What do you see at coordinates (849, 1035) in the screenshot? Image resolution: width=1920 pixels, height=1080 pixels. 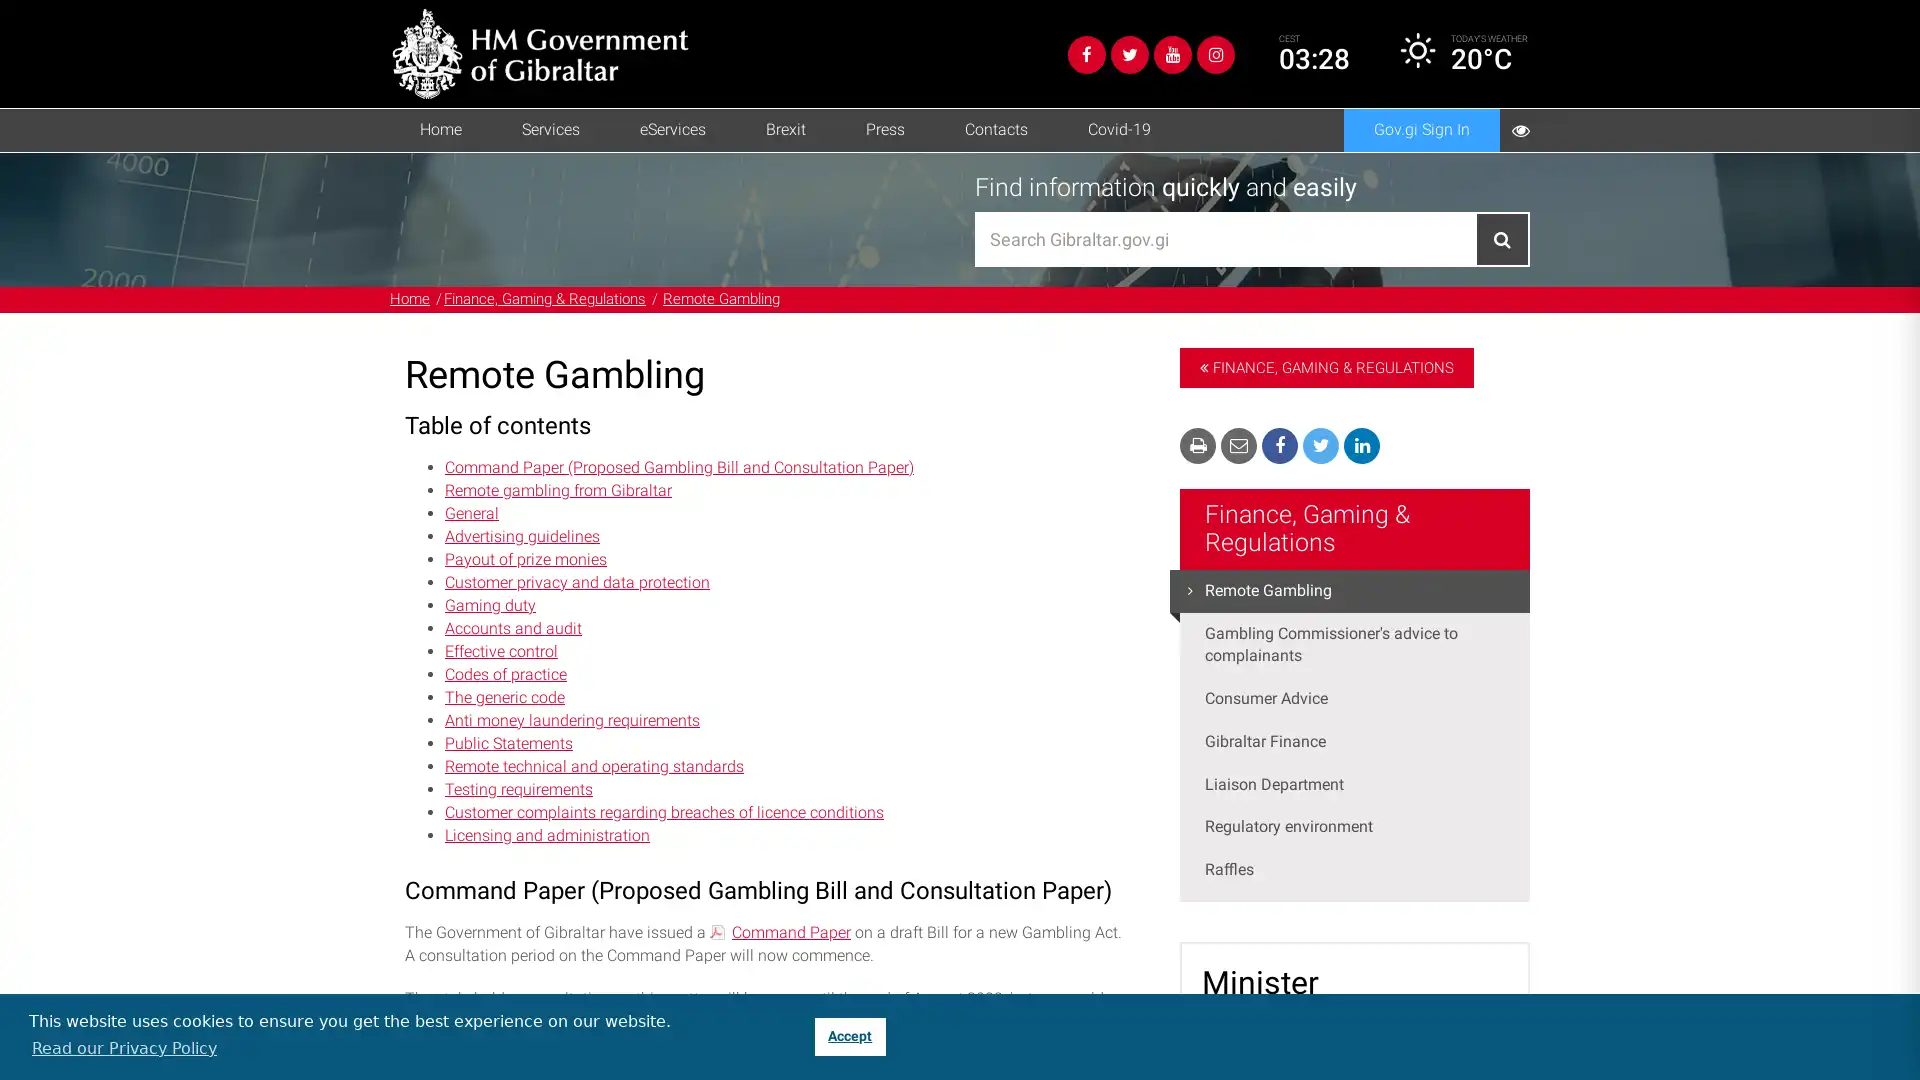 I see `dismiss cookie message` at bounding box center [849, 1035].